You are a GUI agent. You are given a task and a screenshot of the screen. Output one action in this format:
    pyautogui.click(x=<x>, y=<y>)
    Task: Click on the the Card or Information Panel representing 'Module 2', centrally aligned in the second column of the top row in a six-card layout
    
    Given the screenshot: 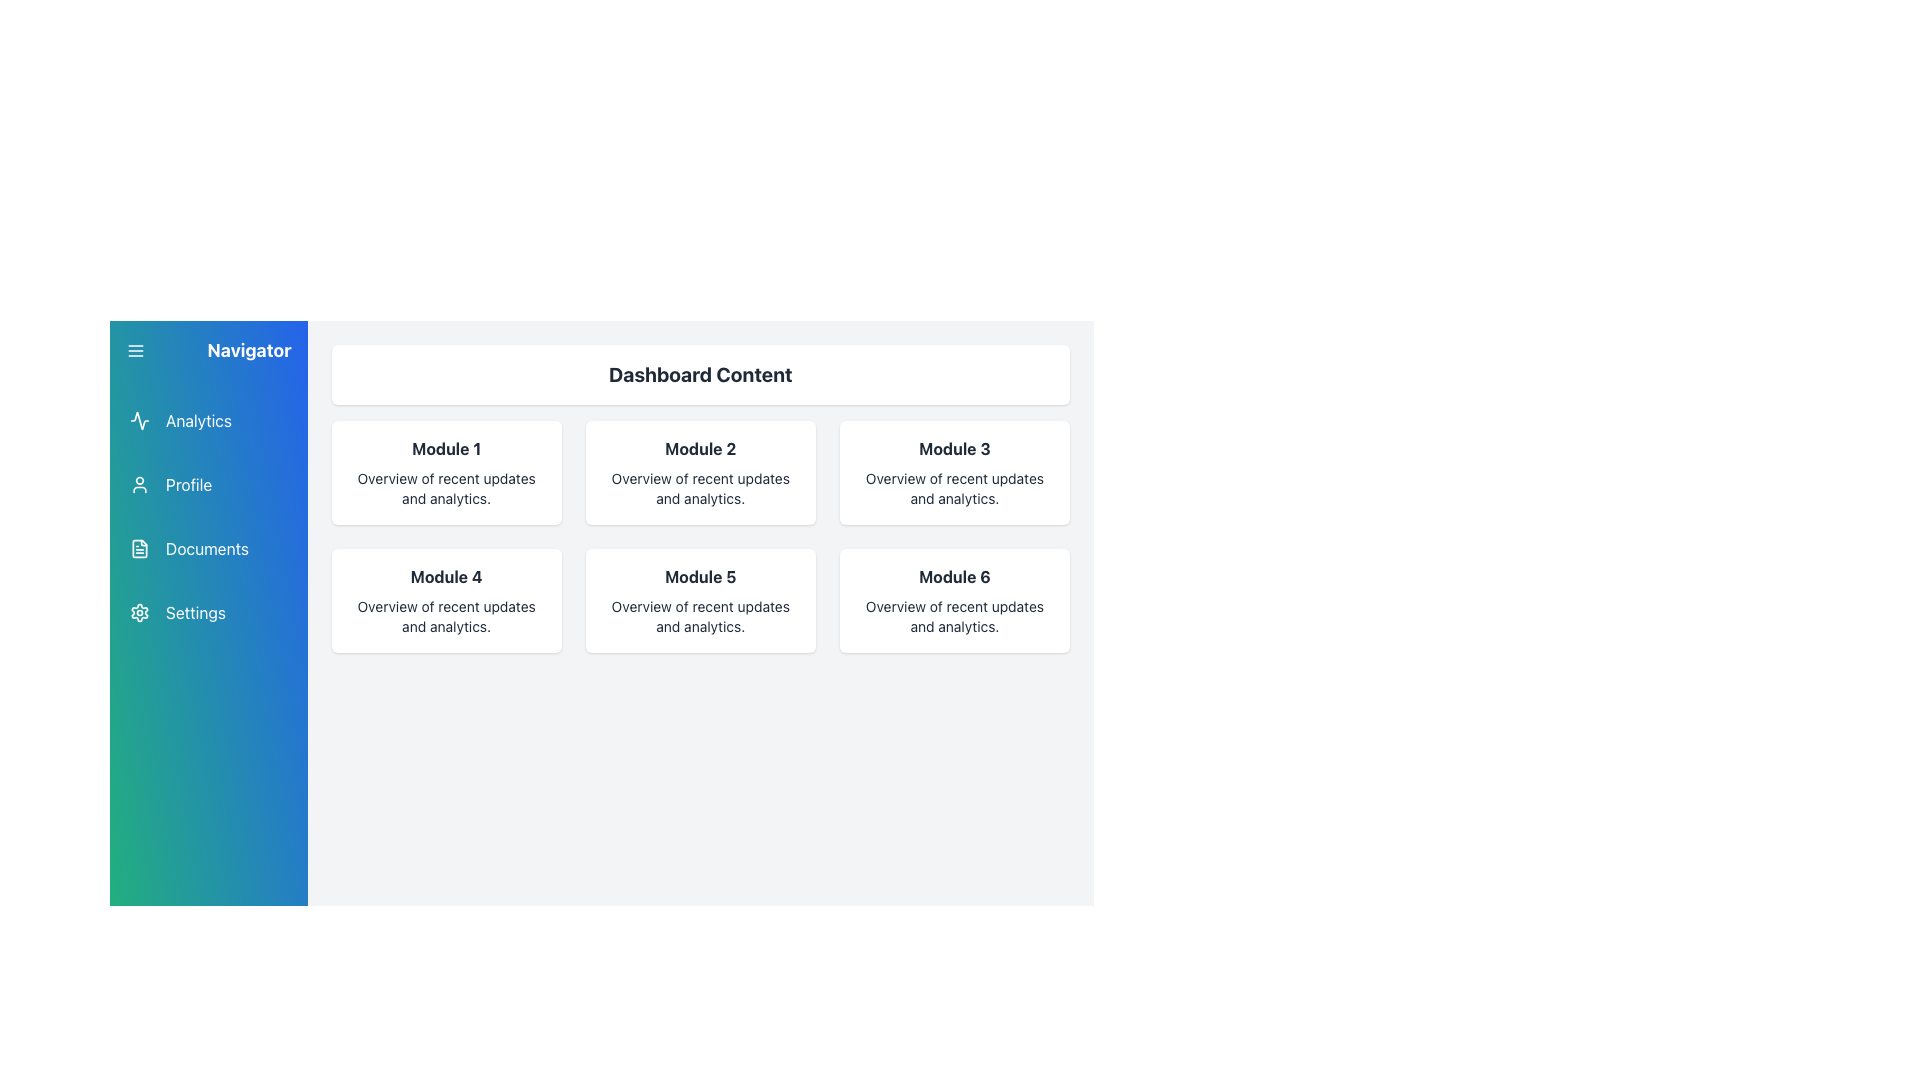 What is the action you would take?
    pyautogui.click(x=700, y=473)
    